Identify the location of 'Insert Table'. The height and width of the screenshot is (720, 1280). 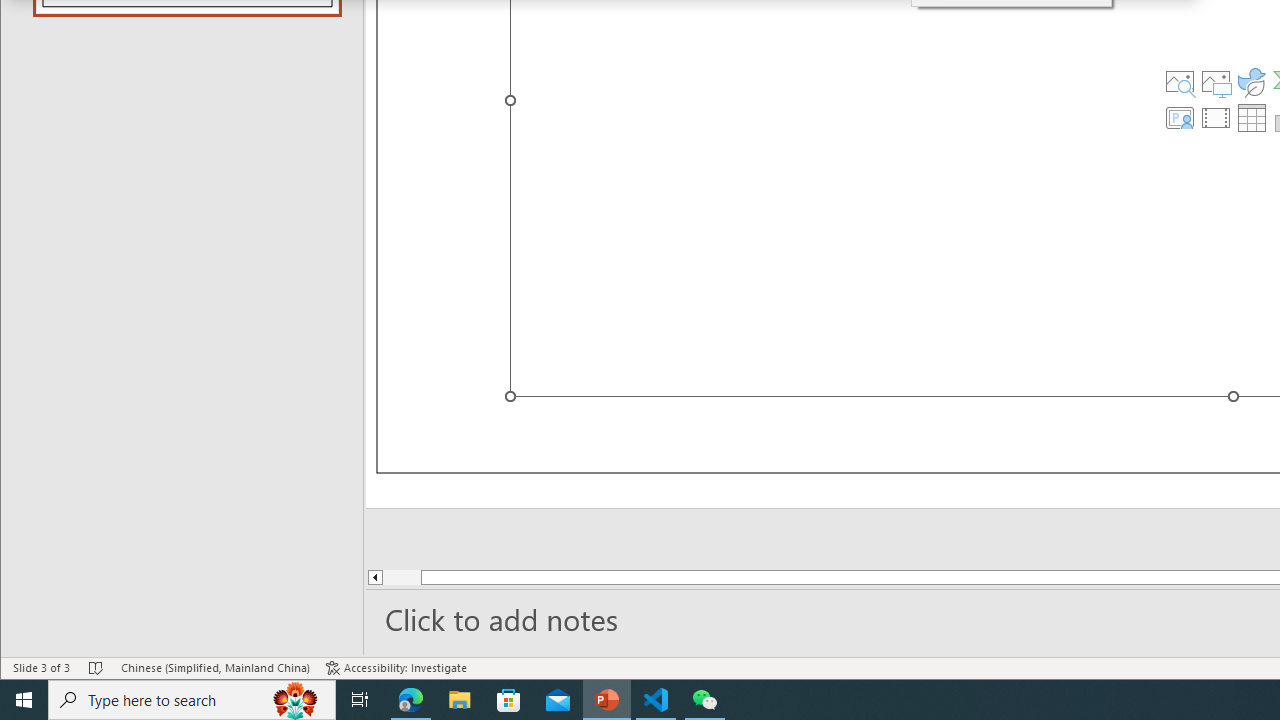
(1251, 118).